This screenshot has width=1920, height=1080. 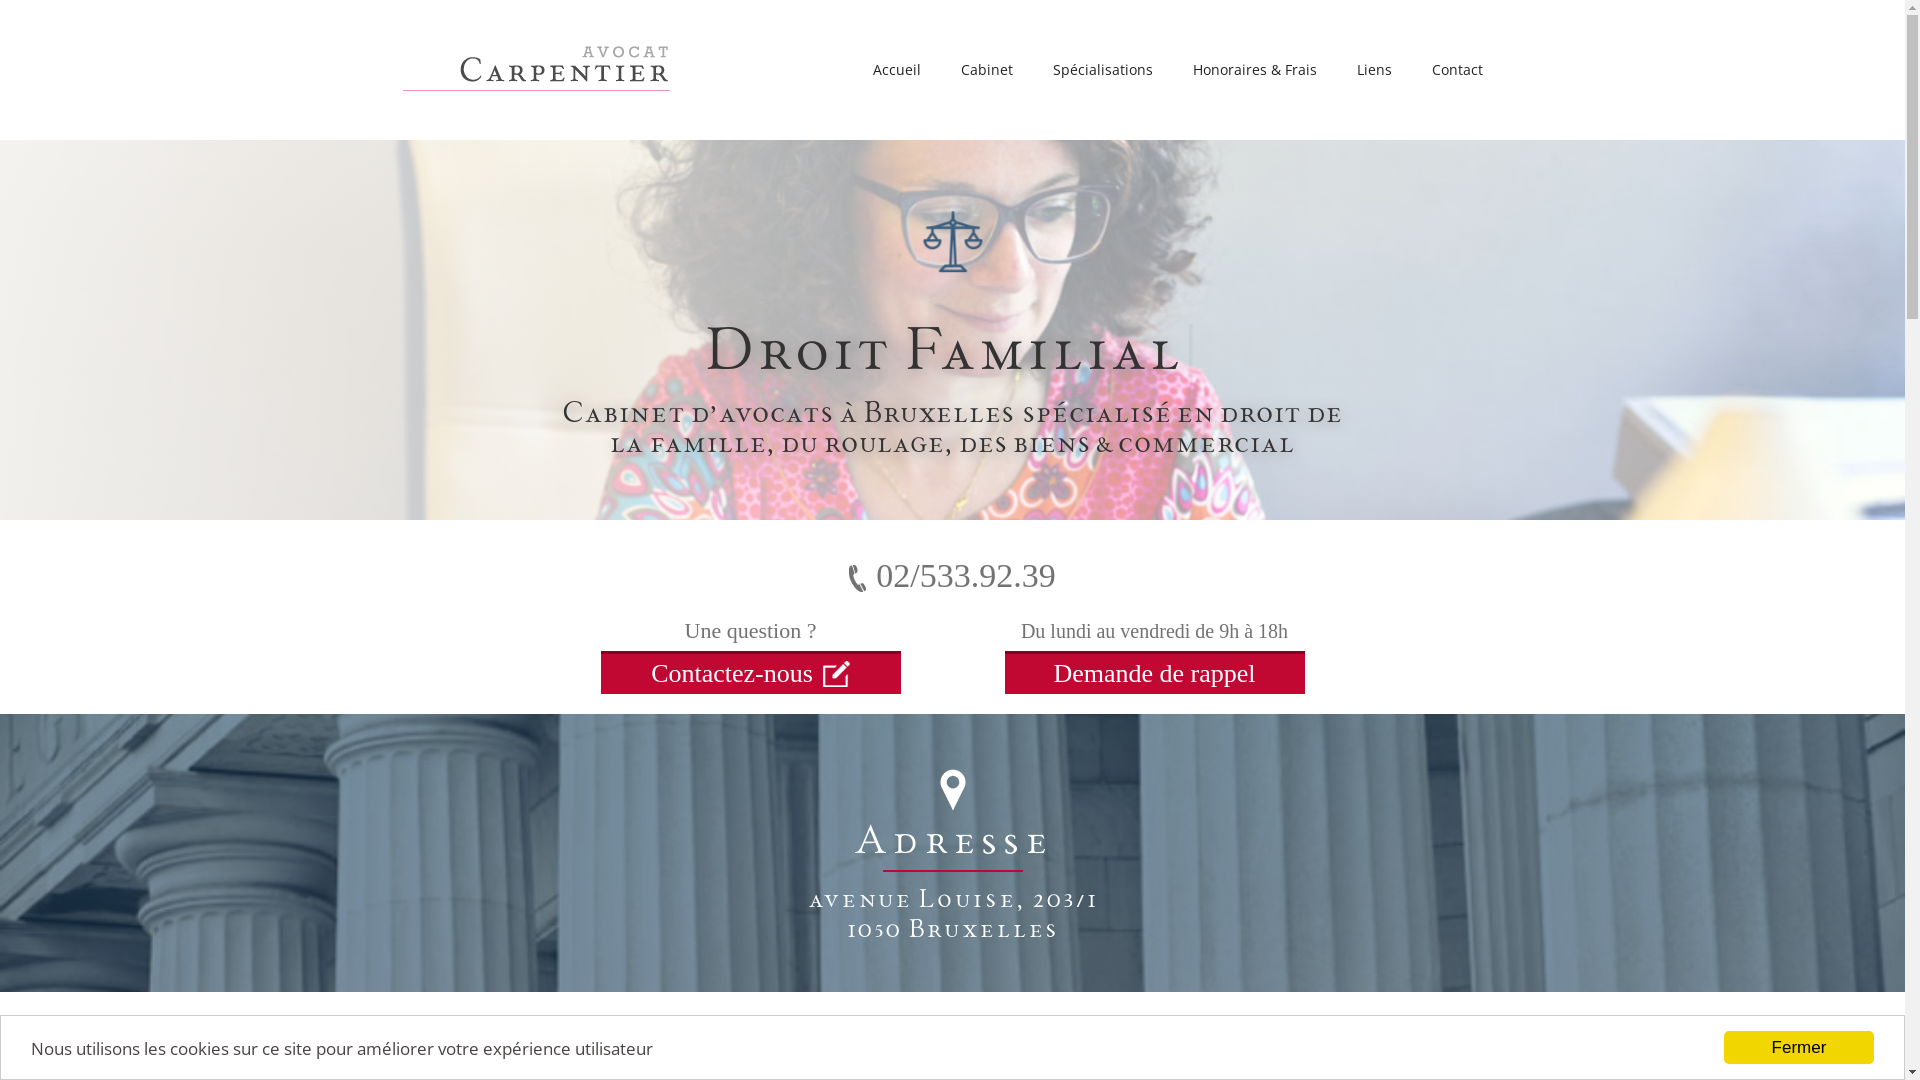 What do you see at coordinates (748, 672) in the screenshot?
I see `'Contactez-nous'` at bounding box center [748, 672].